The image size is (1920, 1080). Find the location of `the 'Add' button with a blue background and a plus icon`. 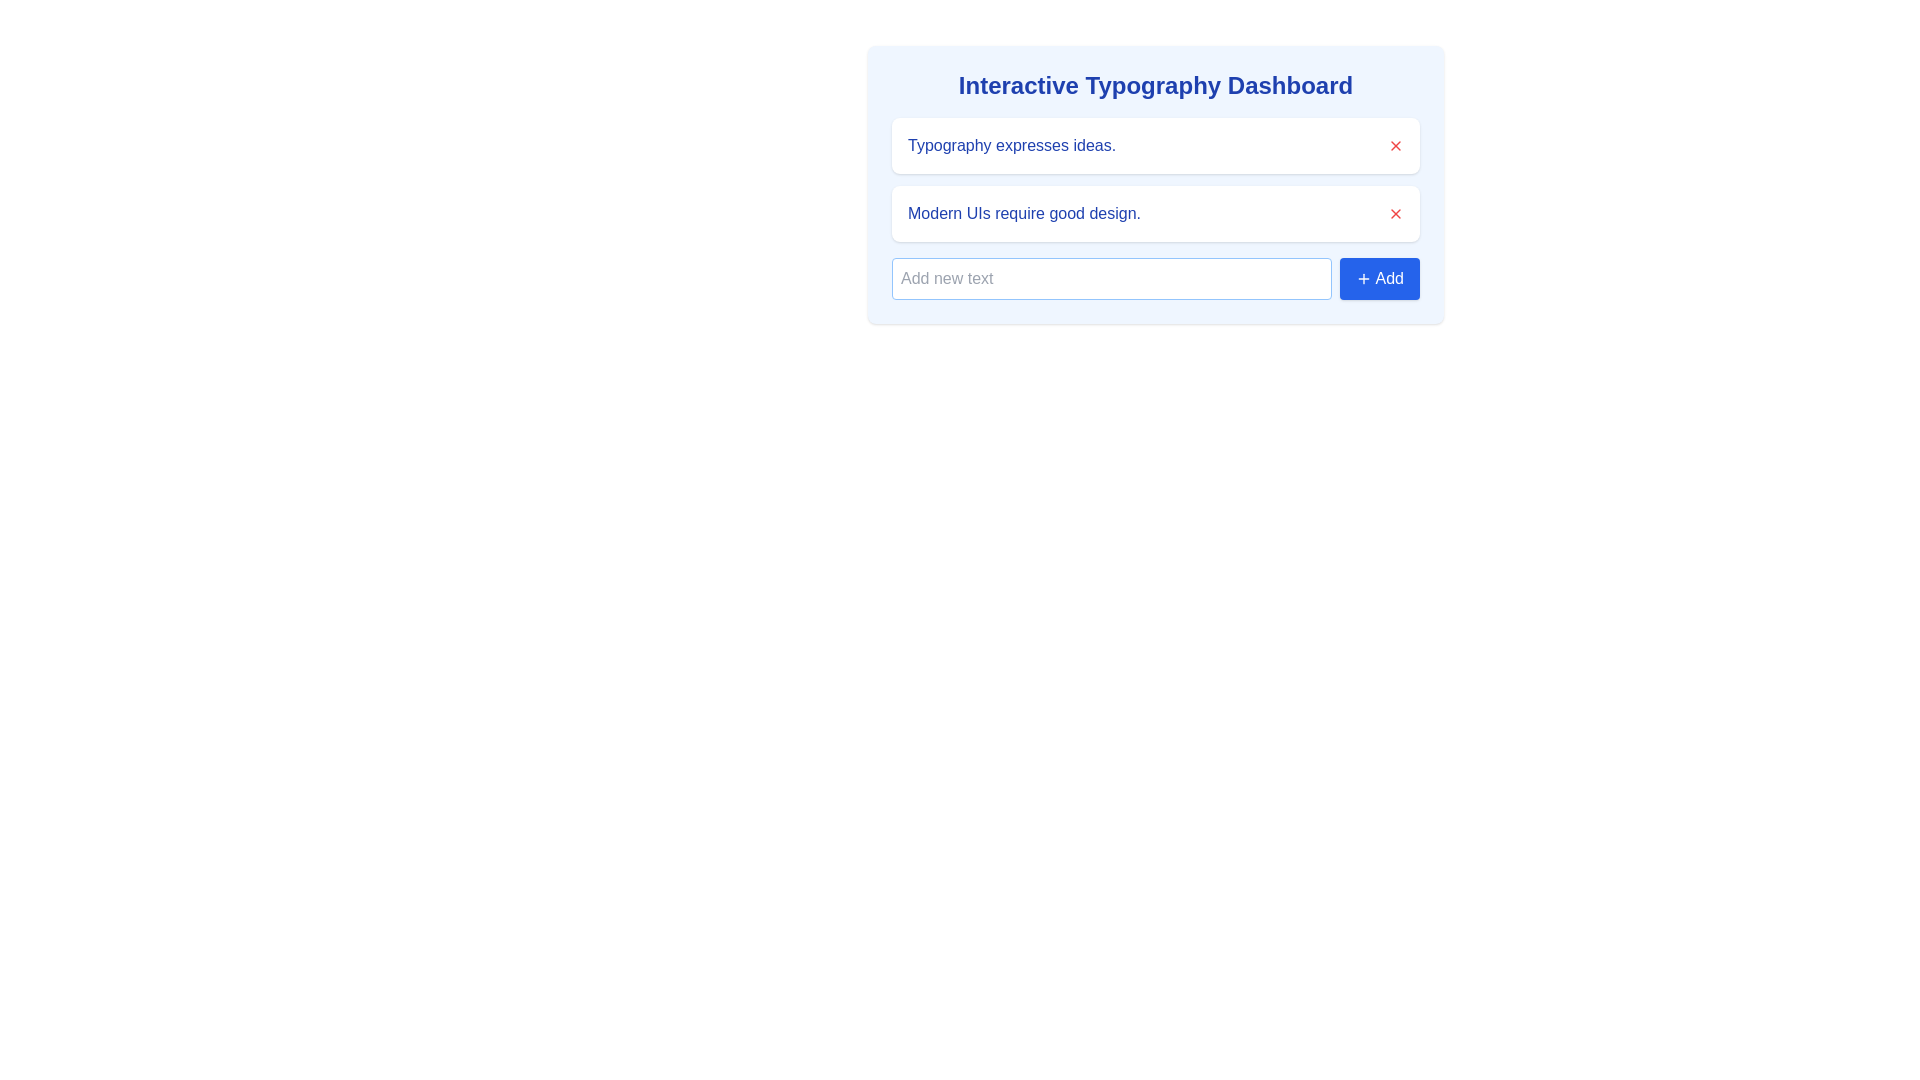

the 'Add' button with a blue background and a plus icon is located at coordinates (1378, 278).